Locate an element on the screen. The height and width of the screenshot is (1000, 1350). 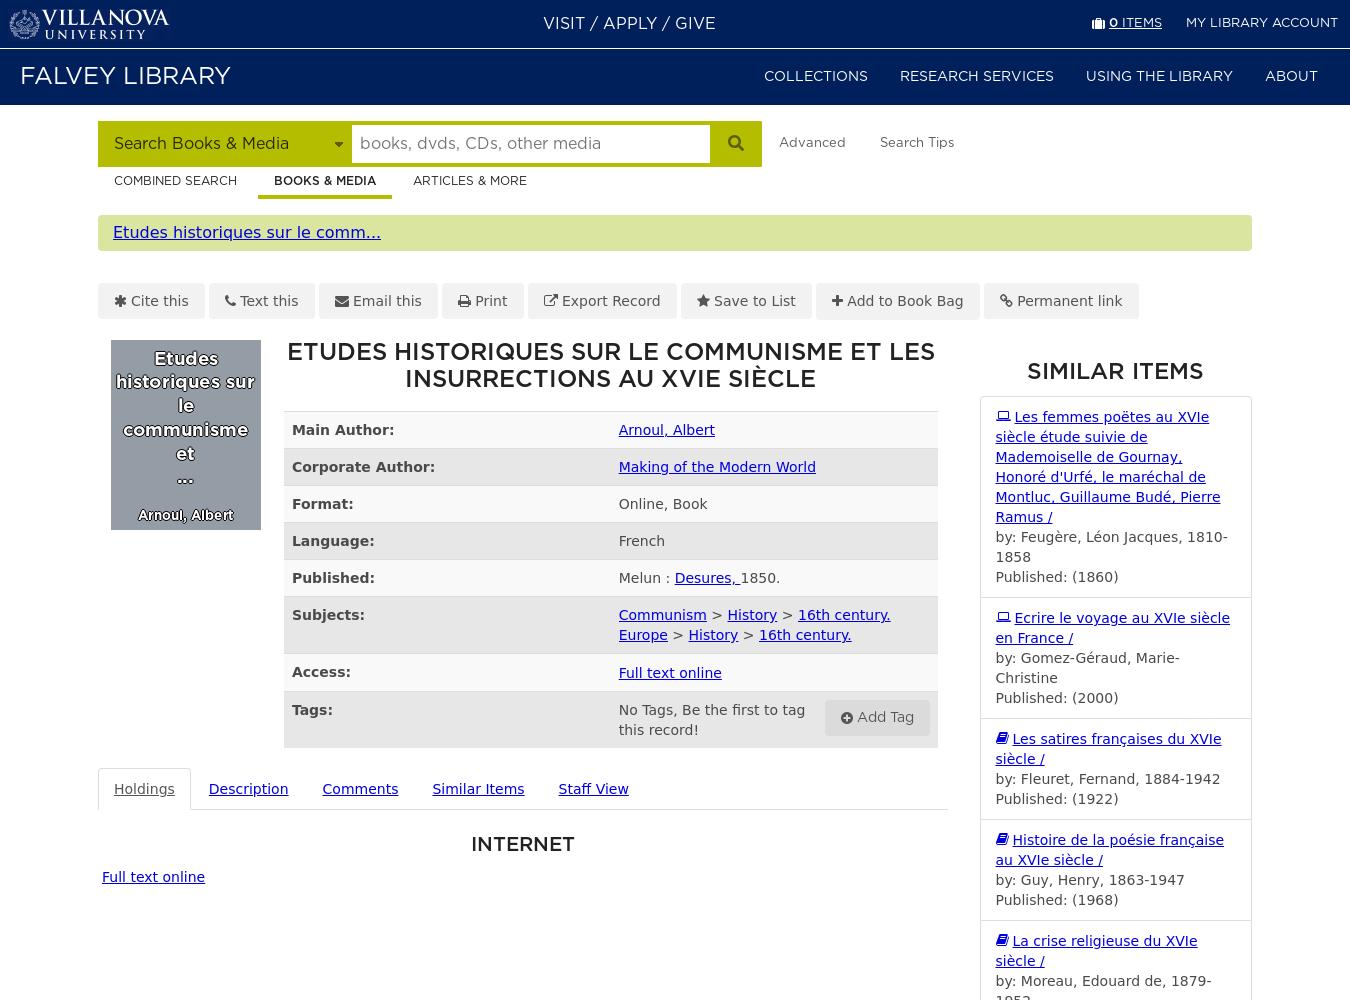
'Print' is located at coordinates (489, 301).